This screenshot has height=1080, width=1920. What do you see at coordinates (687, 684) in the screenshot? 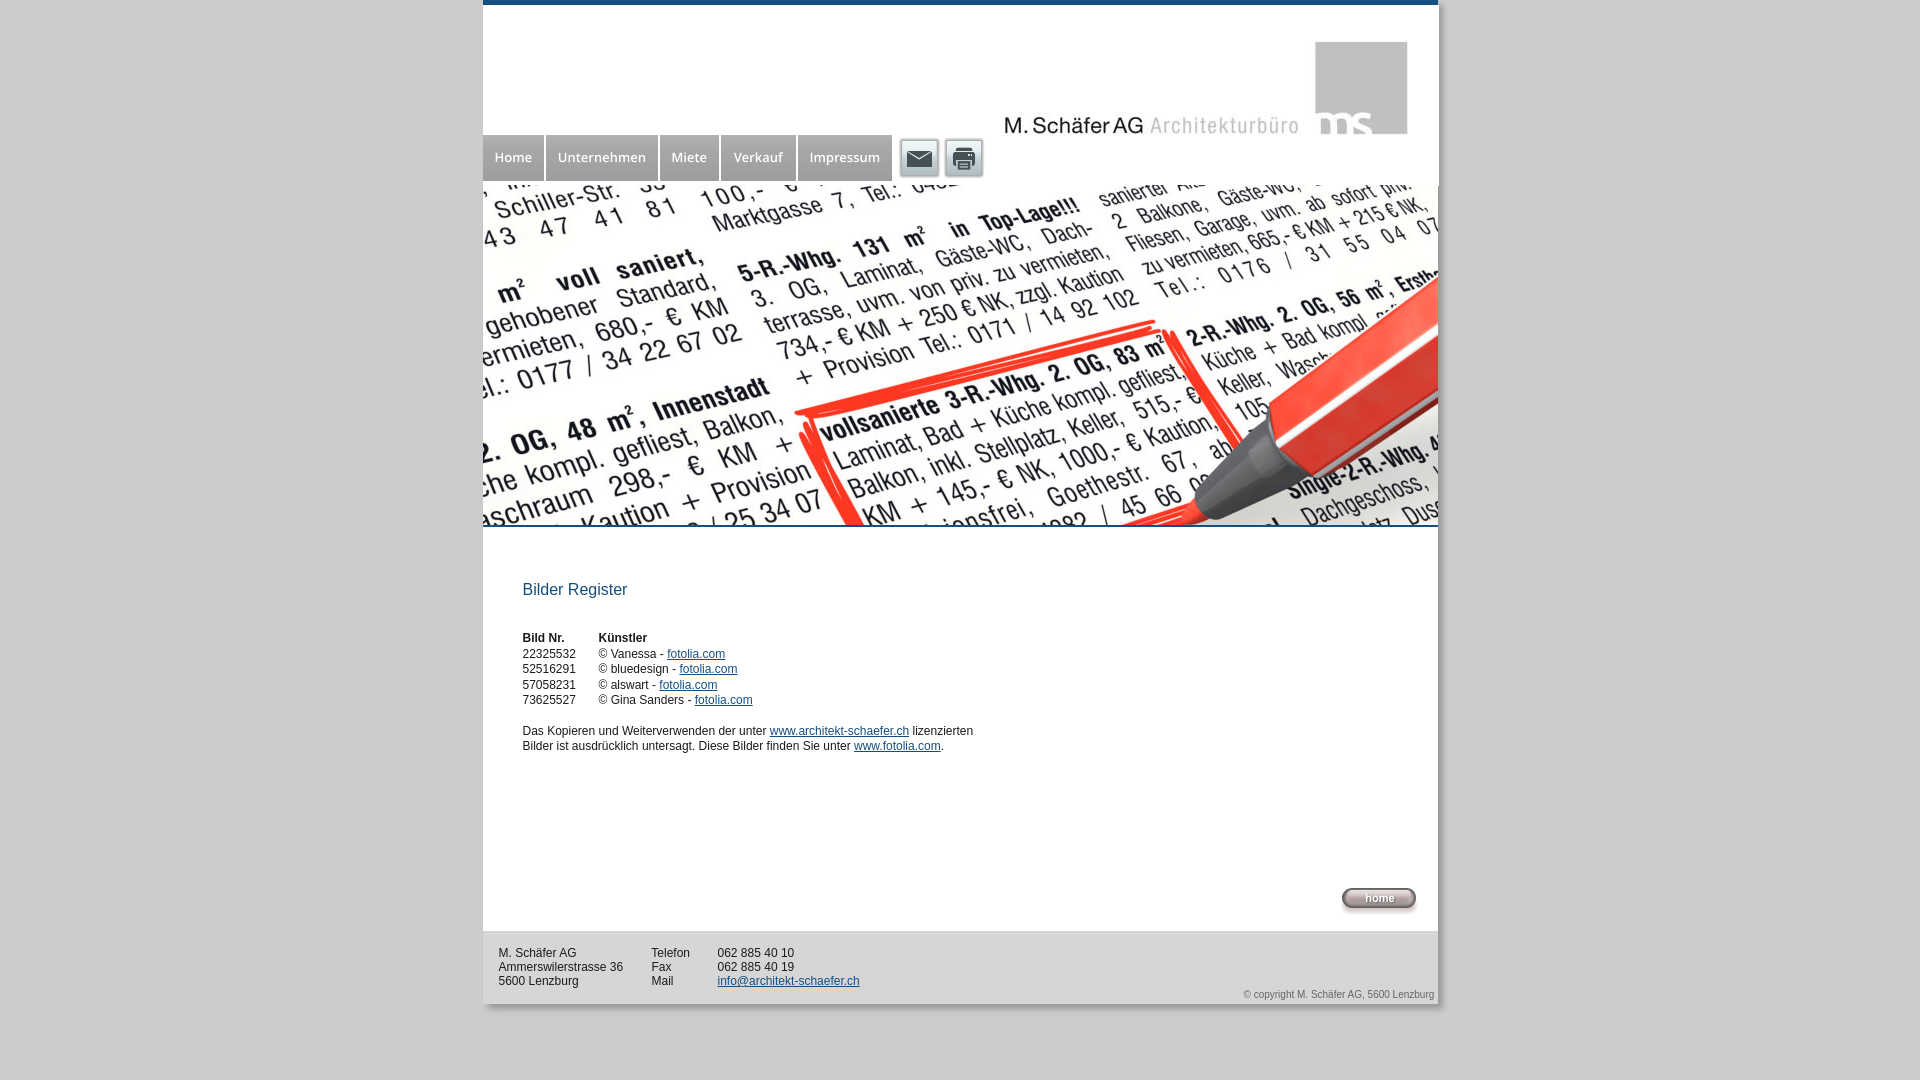
I see `'fotolia.com'` at bounding box center [687, 684].